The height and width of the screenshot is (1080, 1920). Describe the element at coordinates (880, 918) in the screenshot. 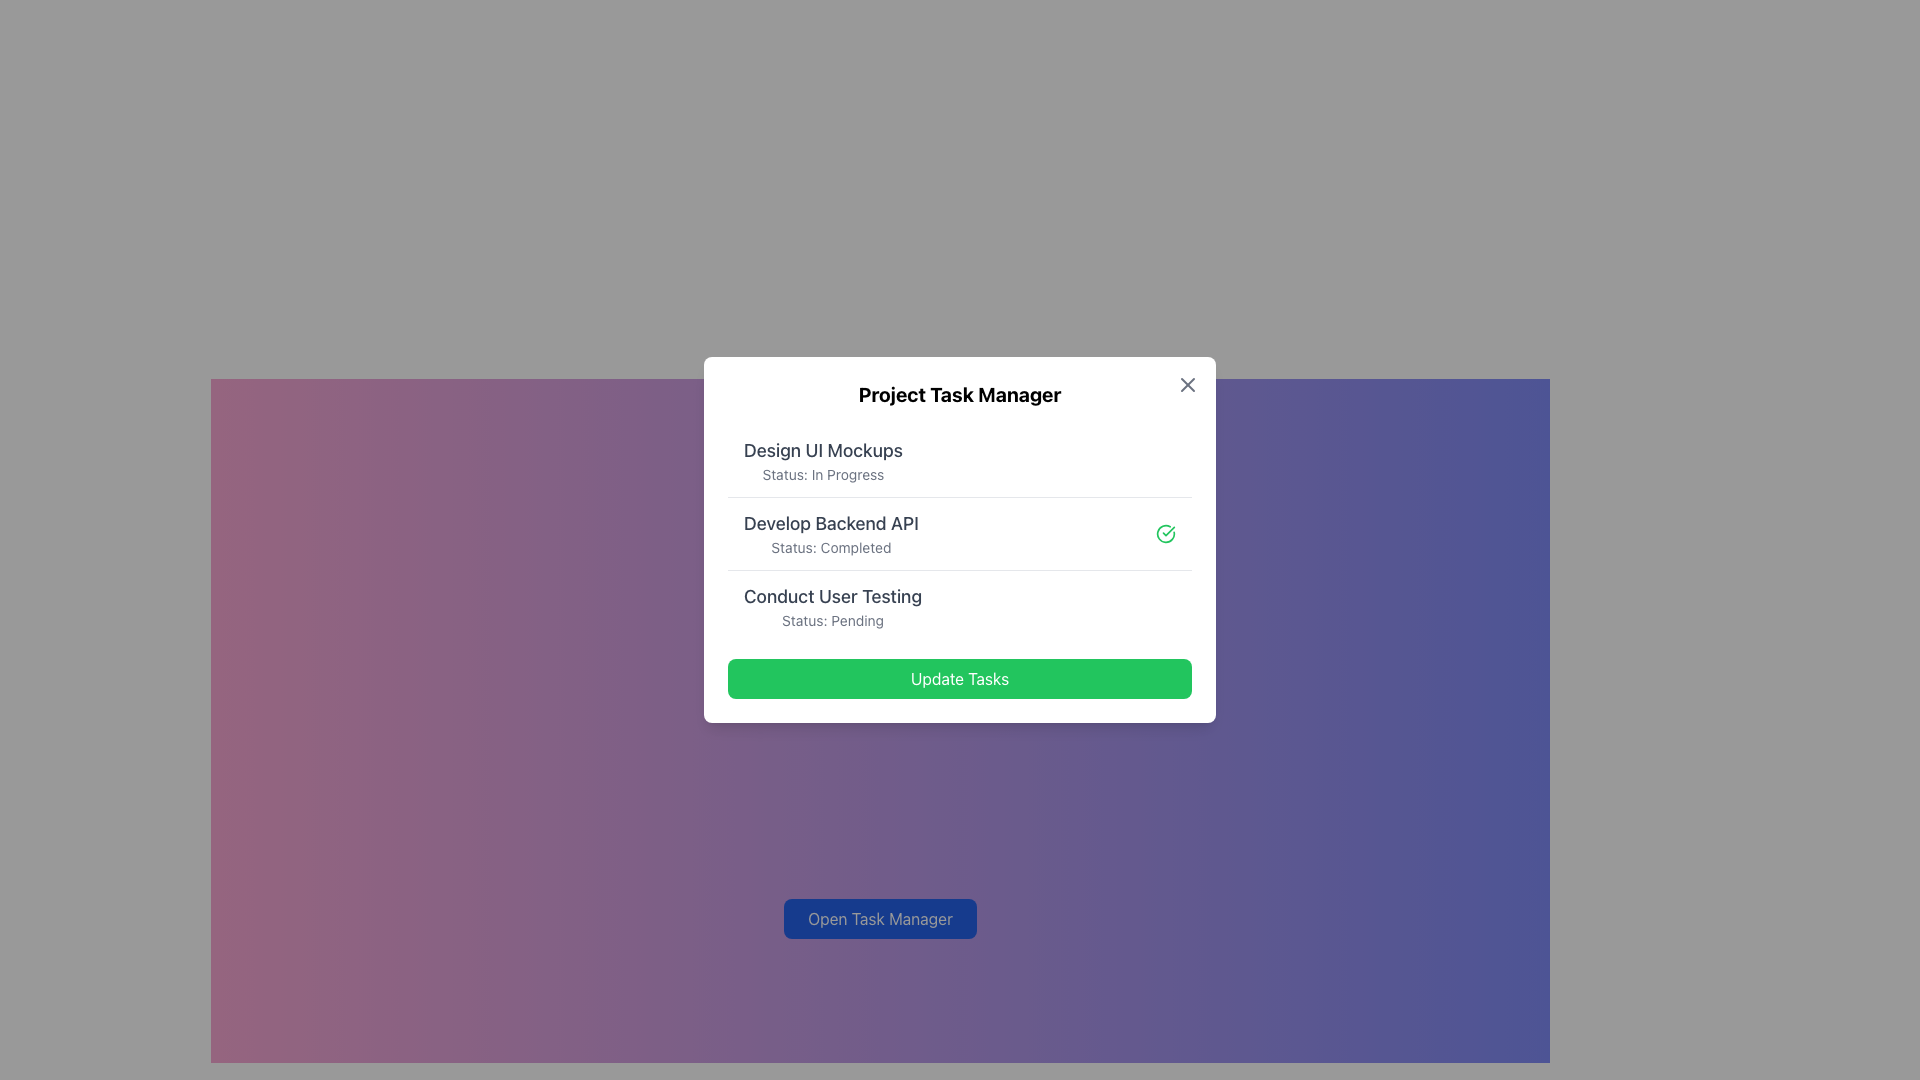

I see `the rectangular button with a blue background and white text labeled 'Open Task Manager'` at that location.